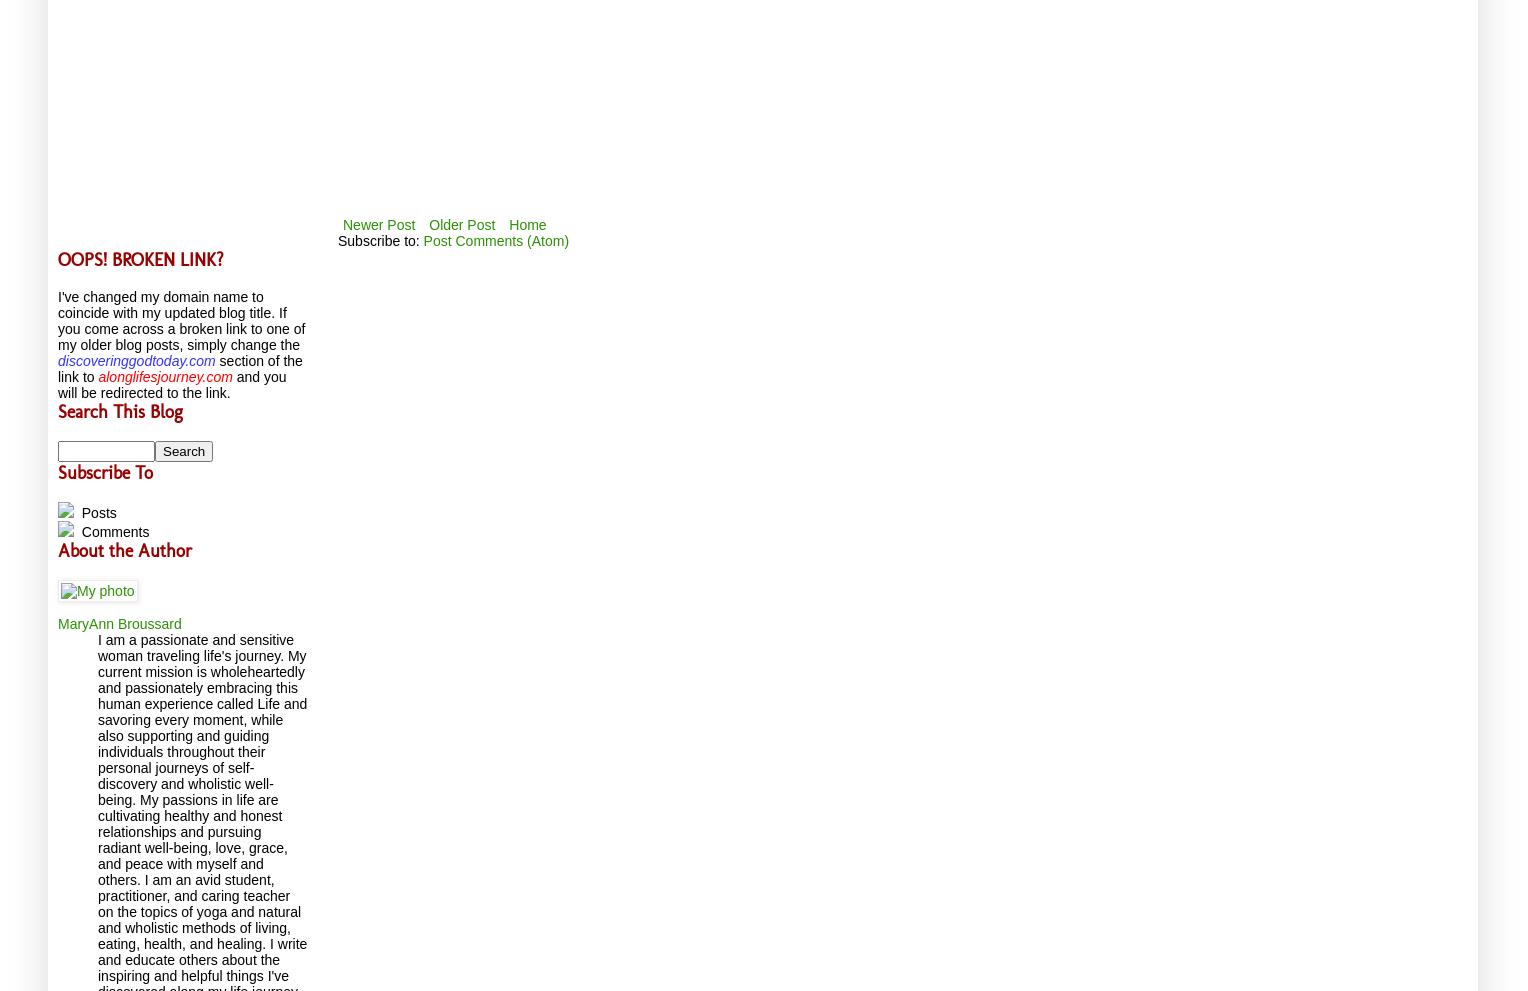  I want to click on 'alonglifesjourney.com', so click(96, 374).